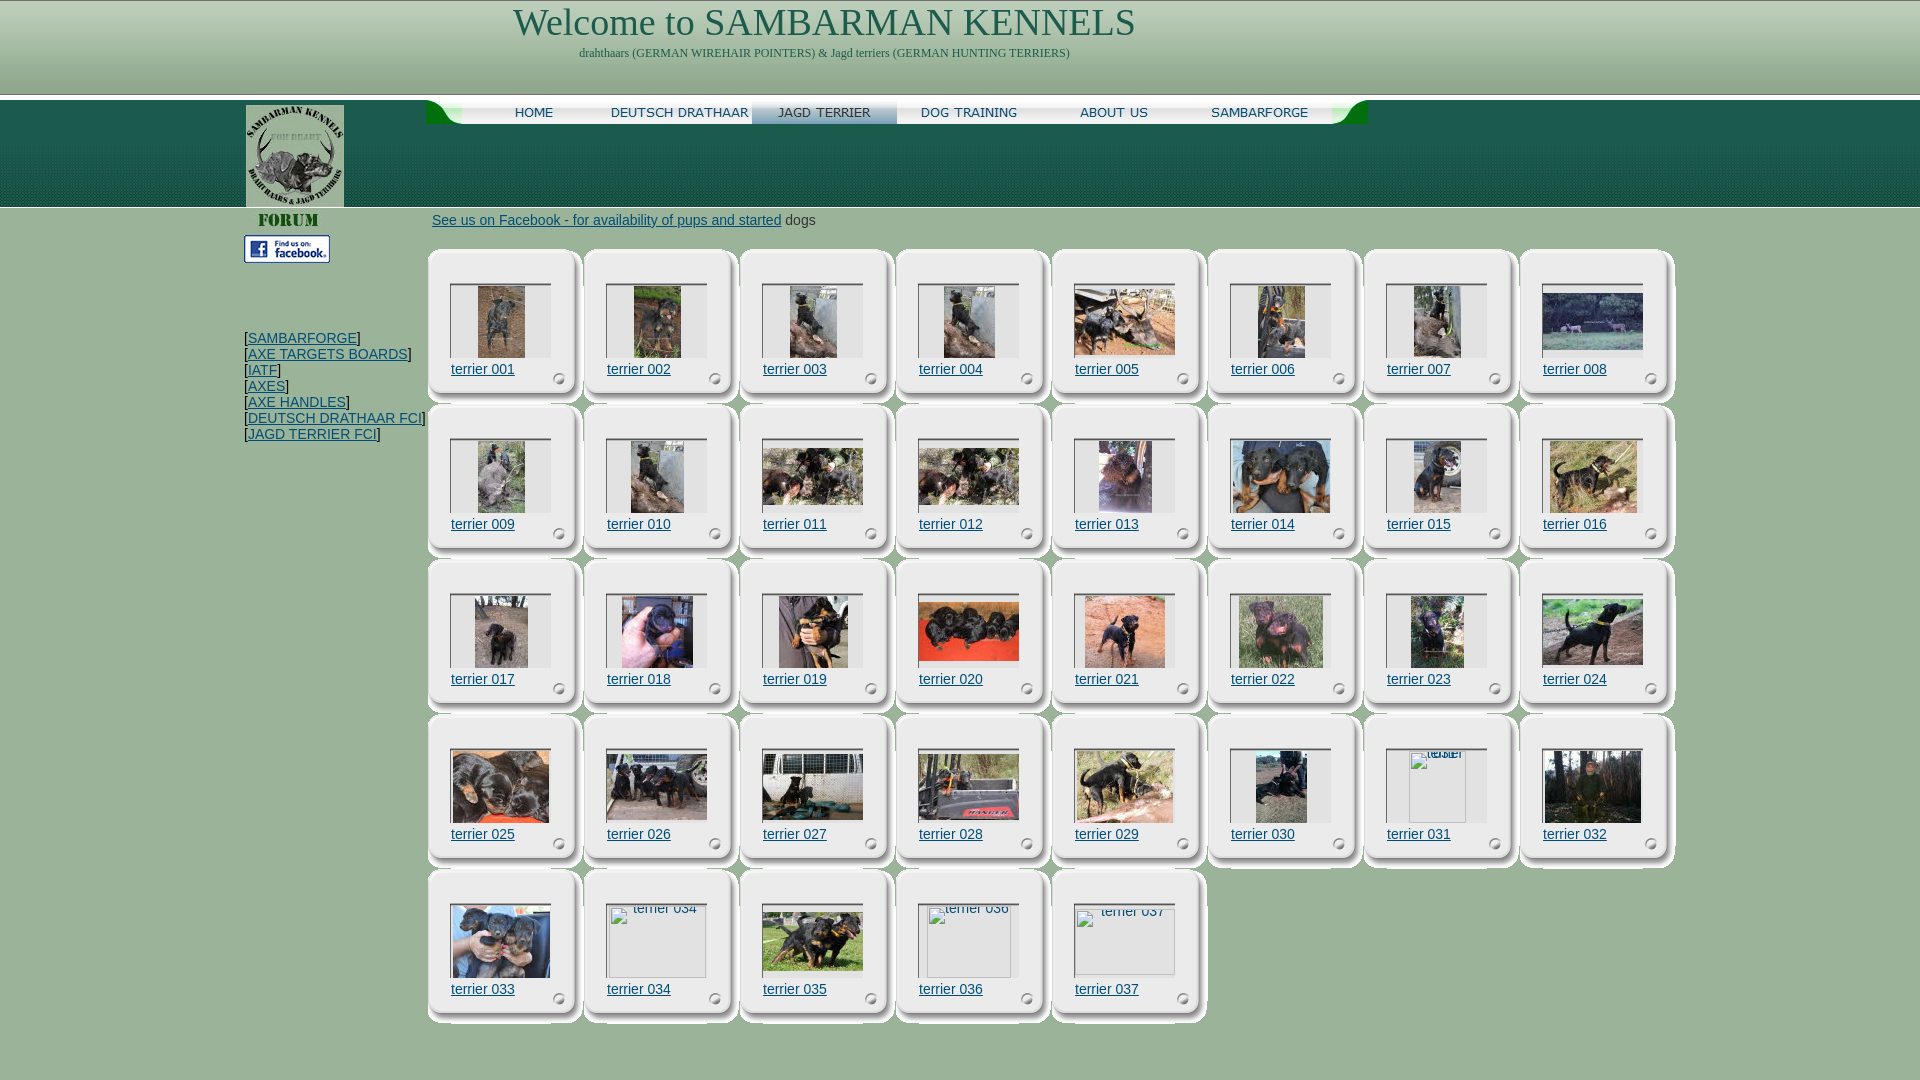 Image resolution: width=1920 pixels, height=1080 pixels. Describe the element at coordinates (296, 401) in the screenshot. I see `'AXE HANDLES'` at that location.